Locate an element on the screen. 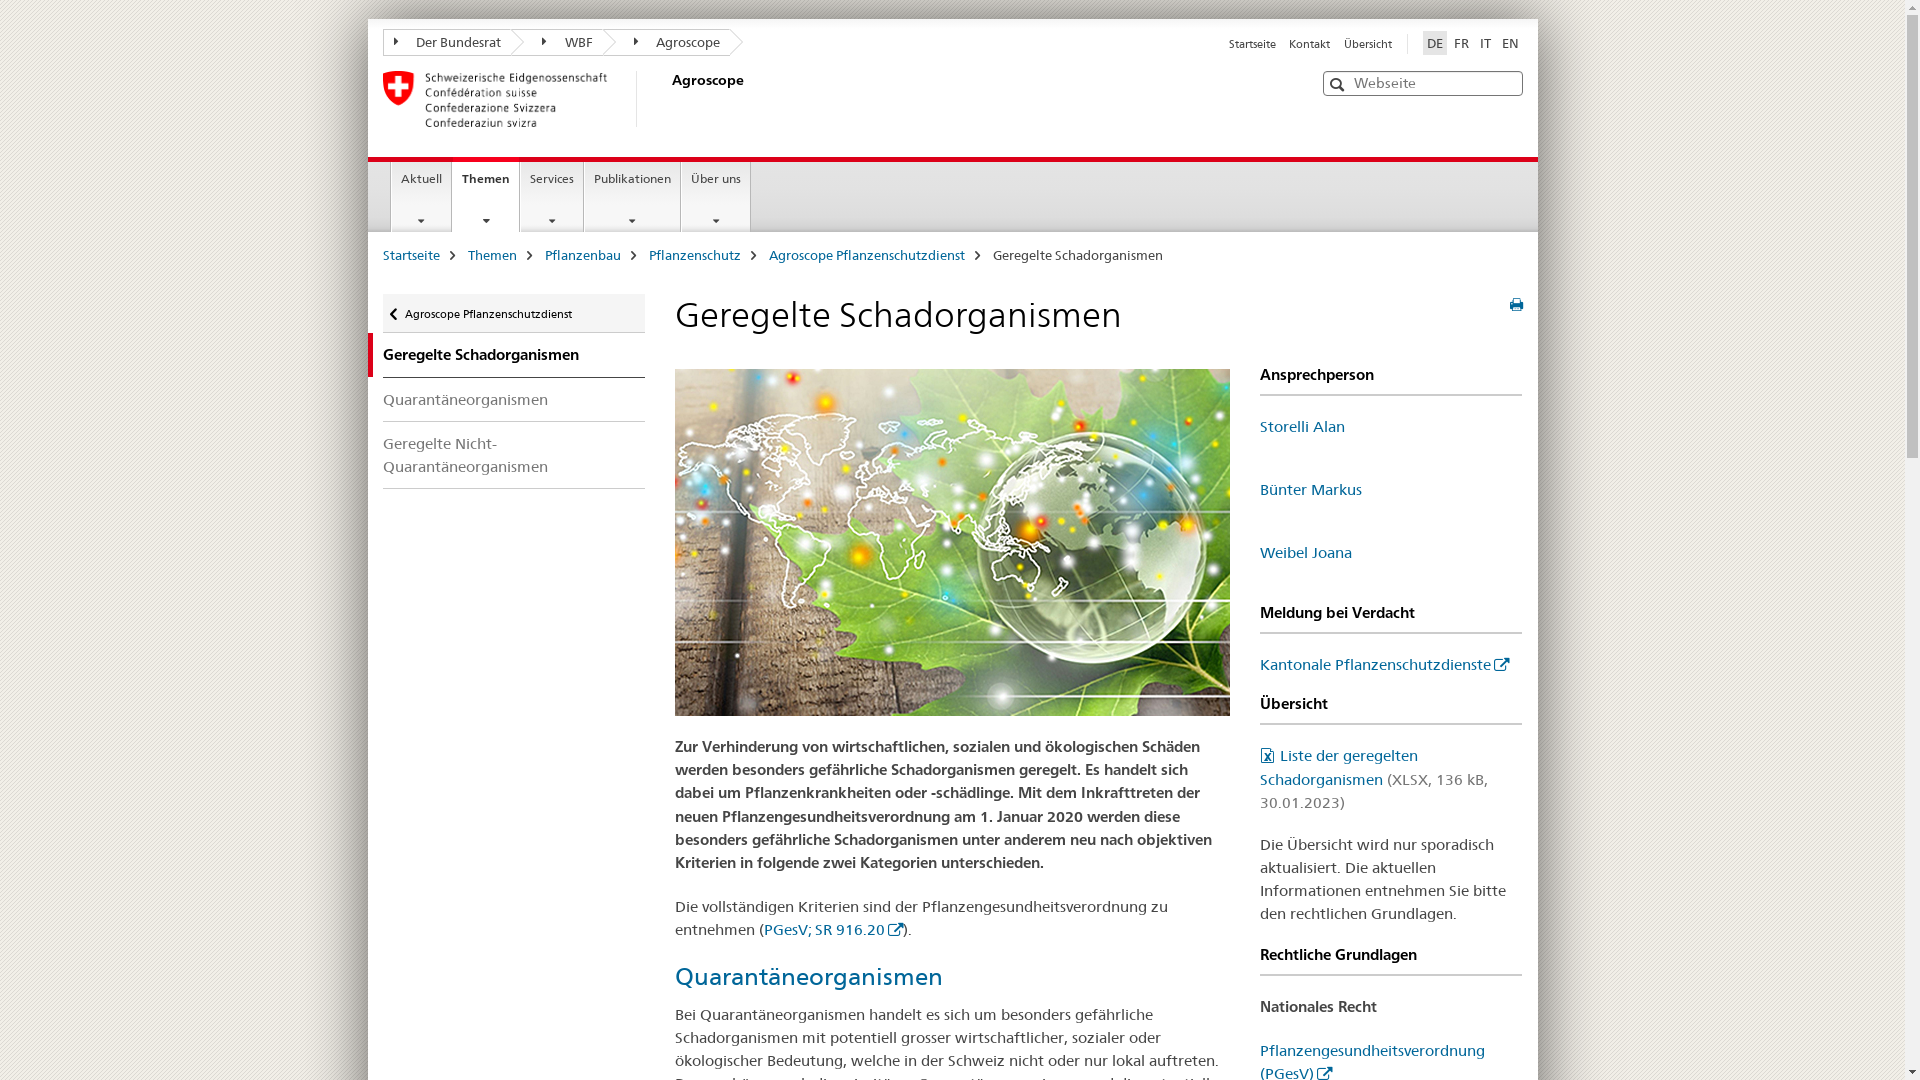  'Weibel Joana' is located at coordinates (1305, 552).